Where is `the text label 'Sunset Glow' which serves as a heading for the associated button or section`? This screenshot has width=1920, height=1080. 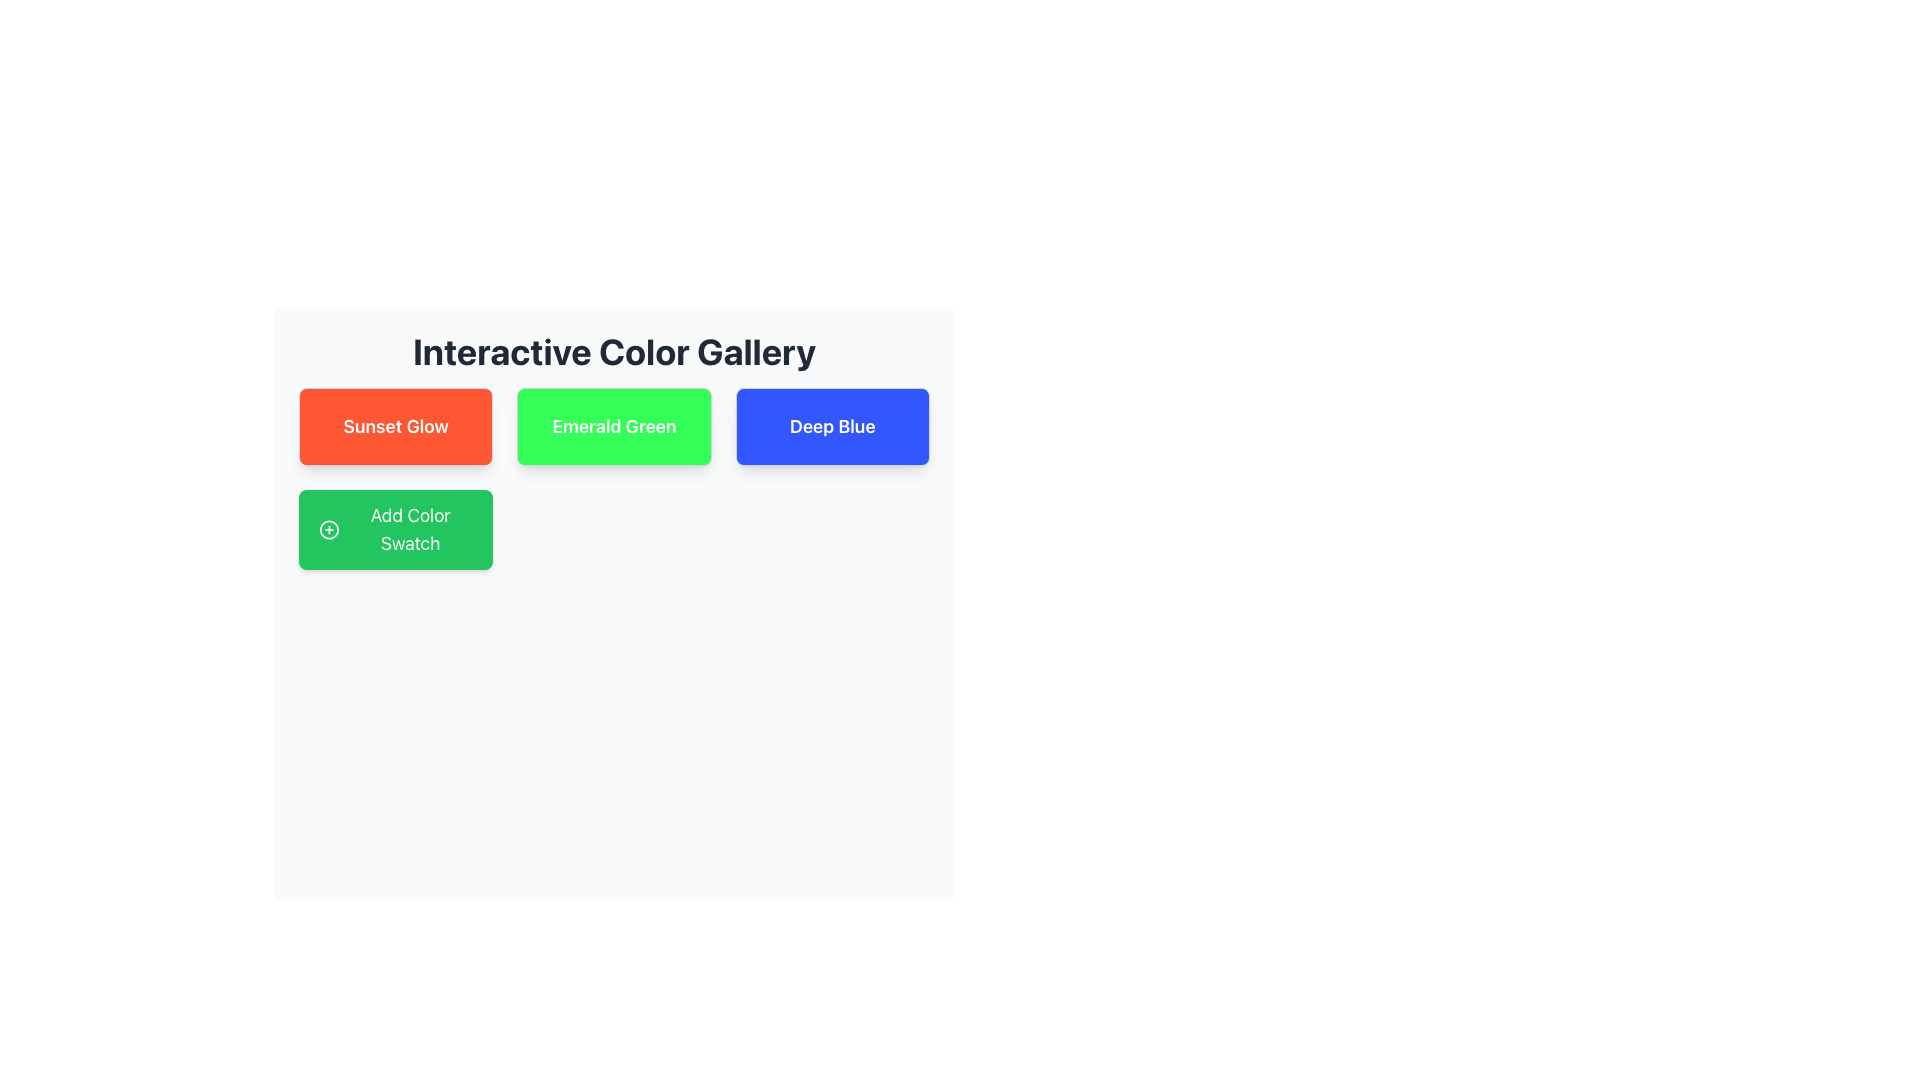 the text label 'Sunset Glow' which serves as a heading for the associated button or section is located at coordinates (396, 426).